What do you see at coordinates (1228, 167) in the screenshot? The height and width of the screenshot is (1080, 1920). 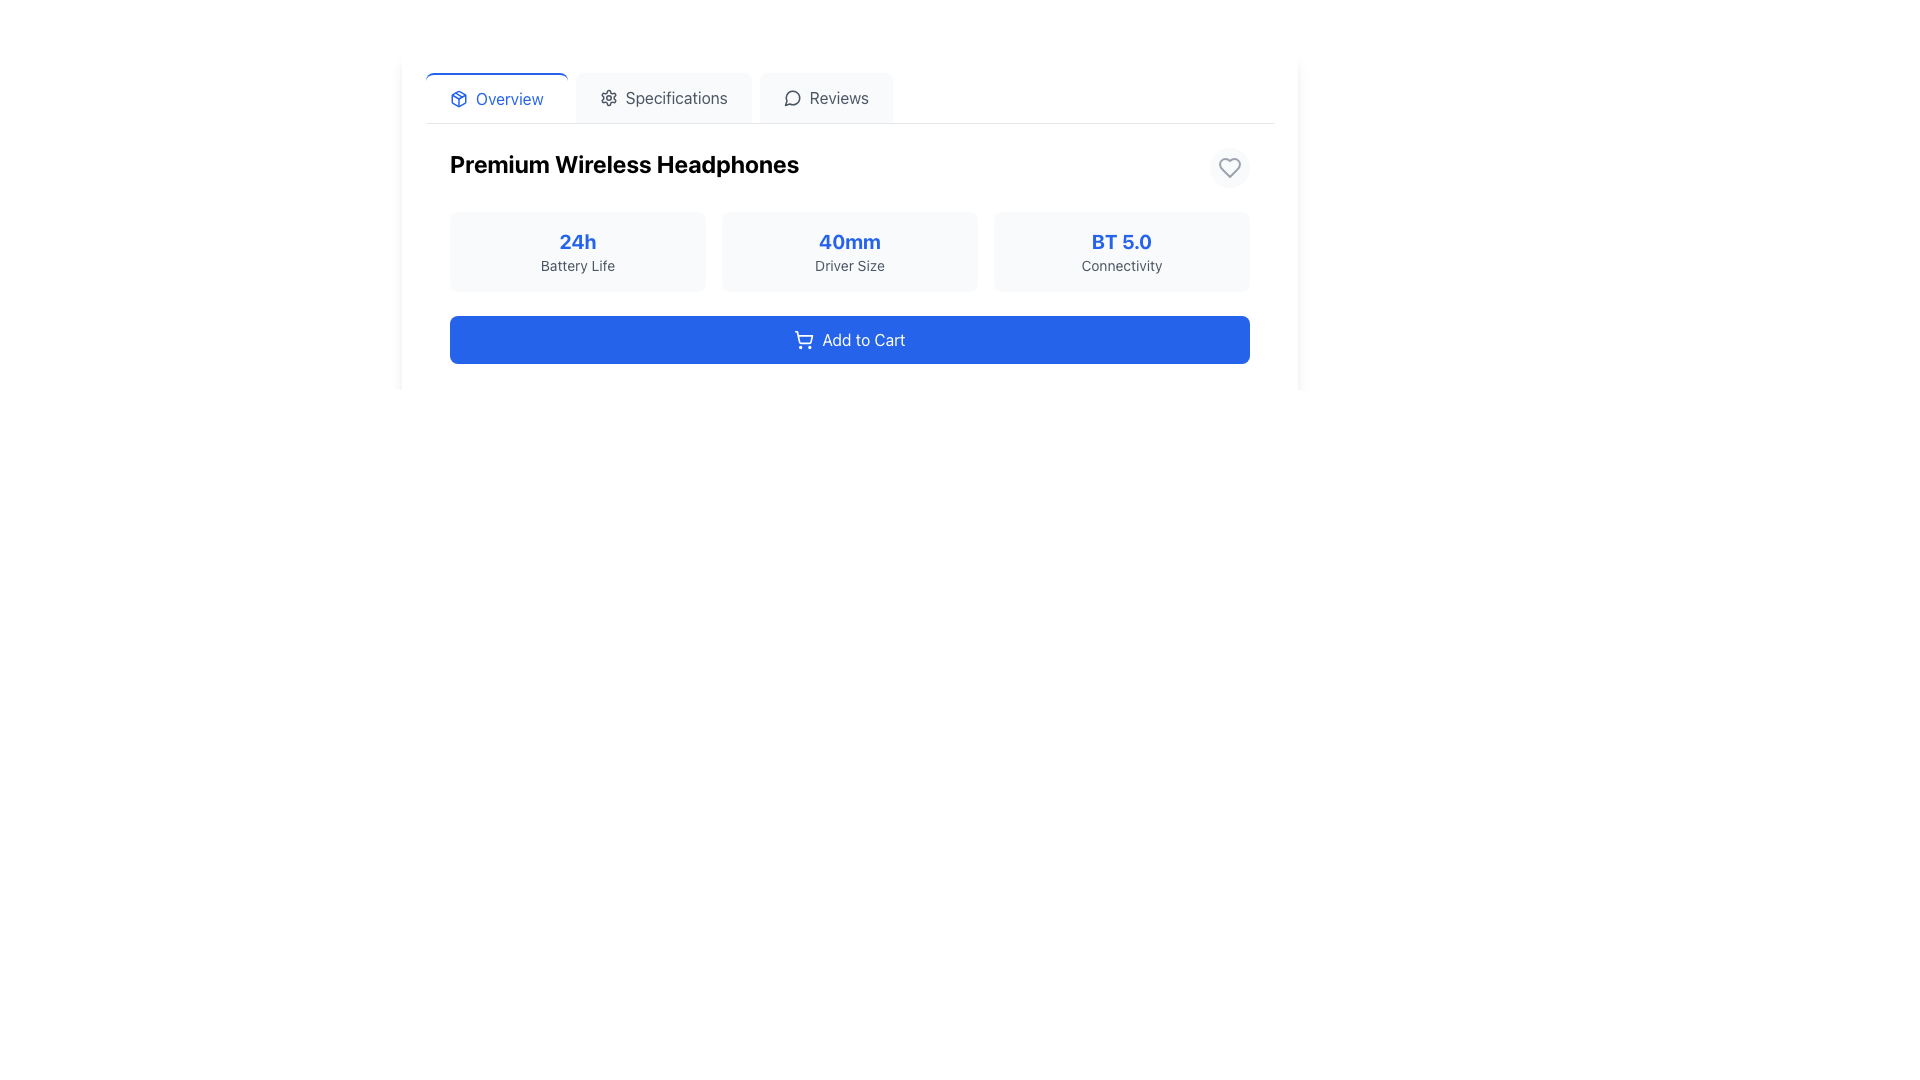 I see `the heart-shaped icon located in the top-right corner of the interface` at bounding box center [1228, 167].